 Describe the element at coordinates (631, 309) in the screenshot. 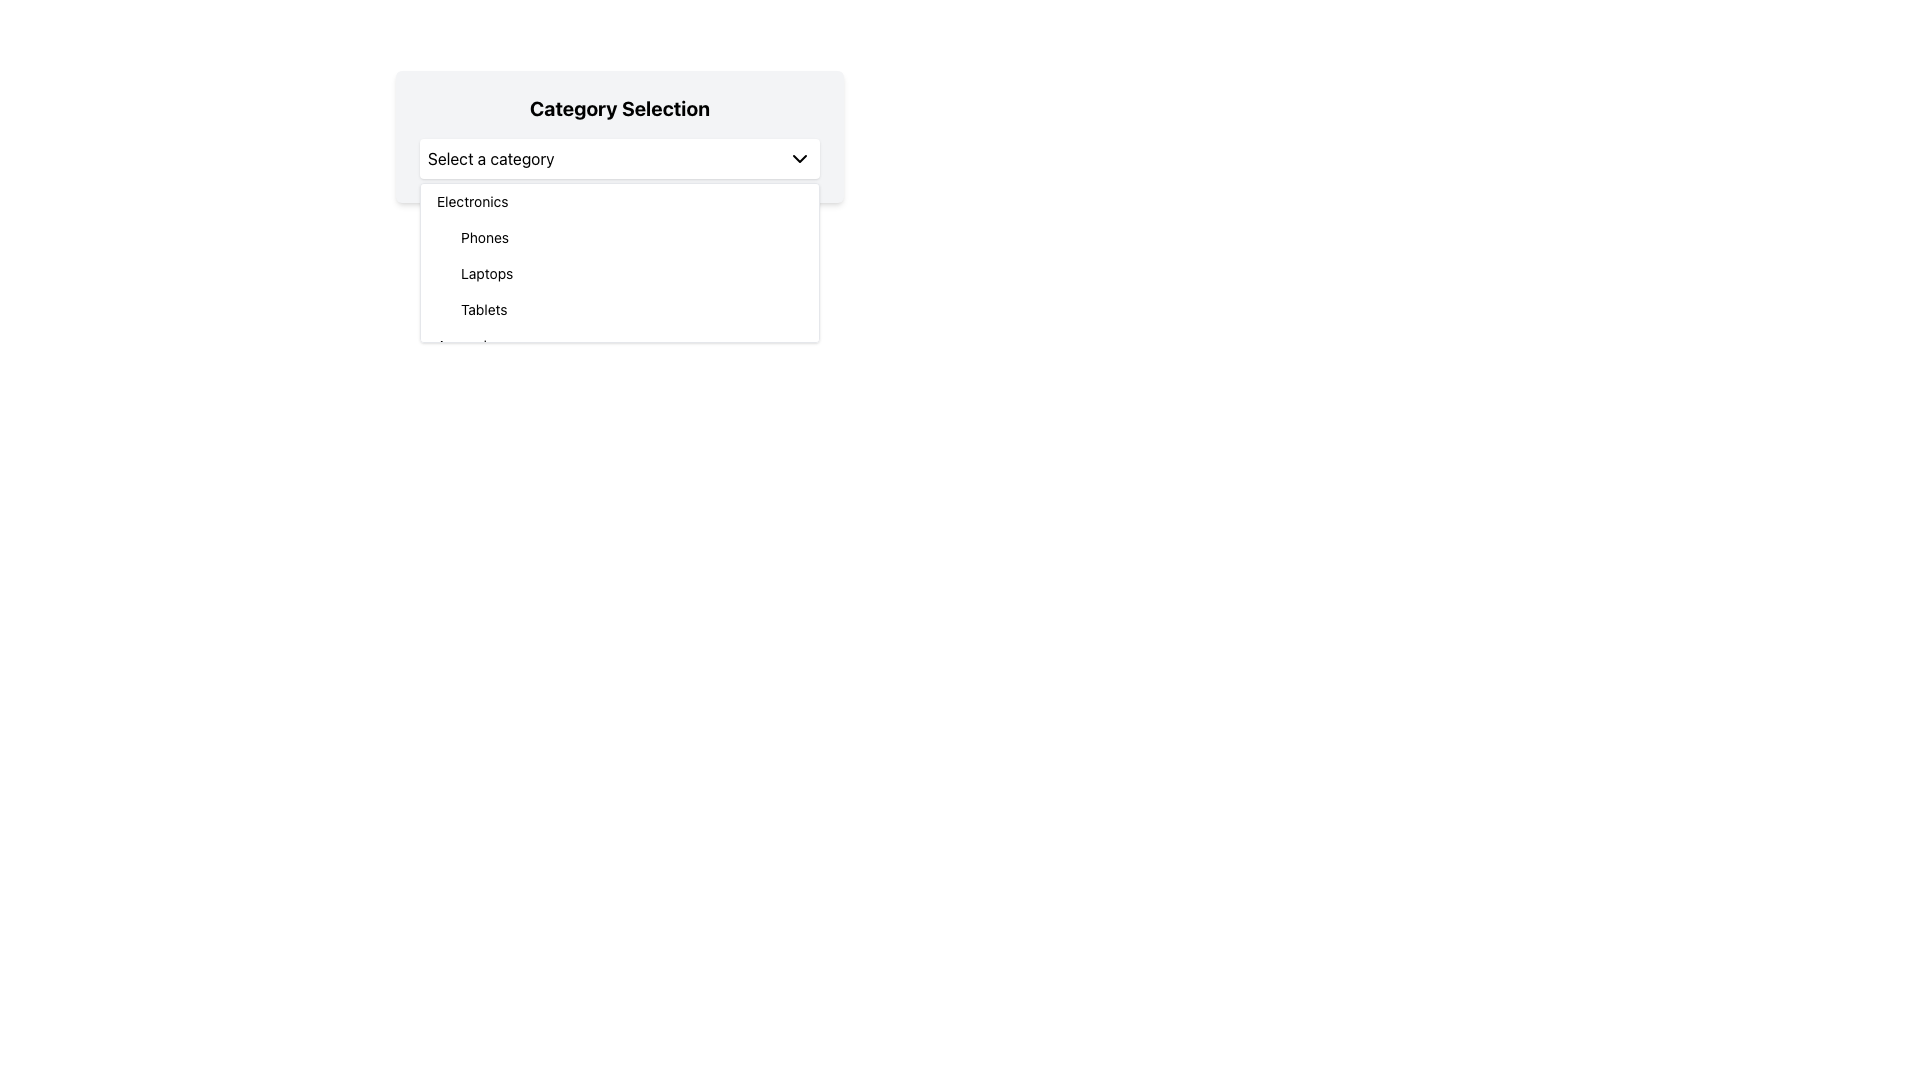

I see `the 'Tablets' menu item, which is the third option in the dropdown menu under 'Category Selection'` at that location.